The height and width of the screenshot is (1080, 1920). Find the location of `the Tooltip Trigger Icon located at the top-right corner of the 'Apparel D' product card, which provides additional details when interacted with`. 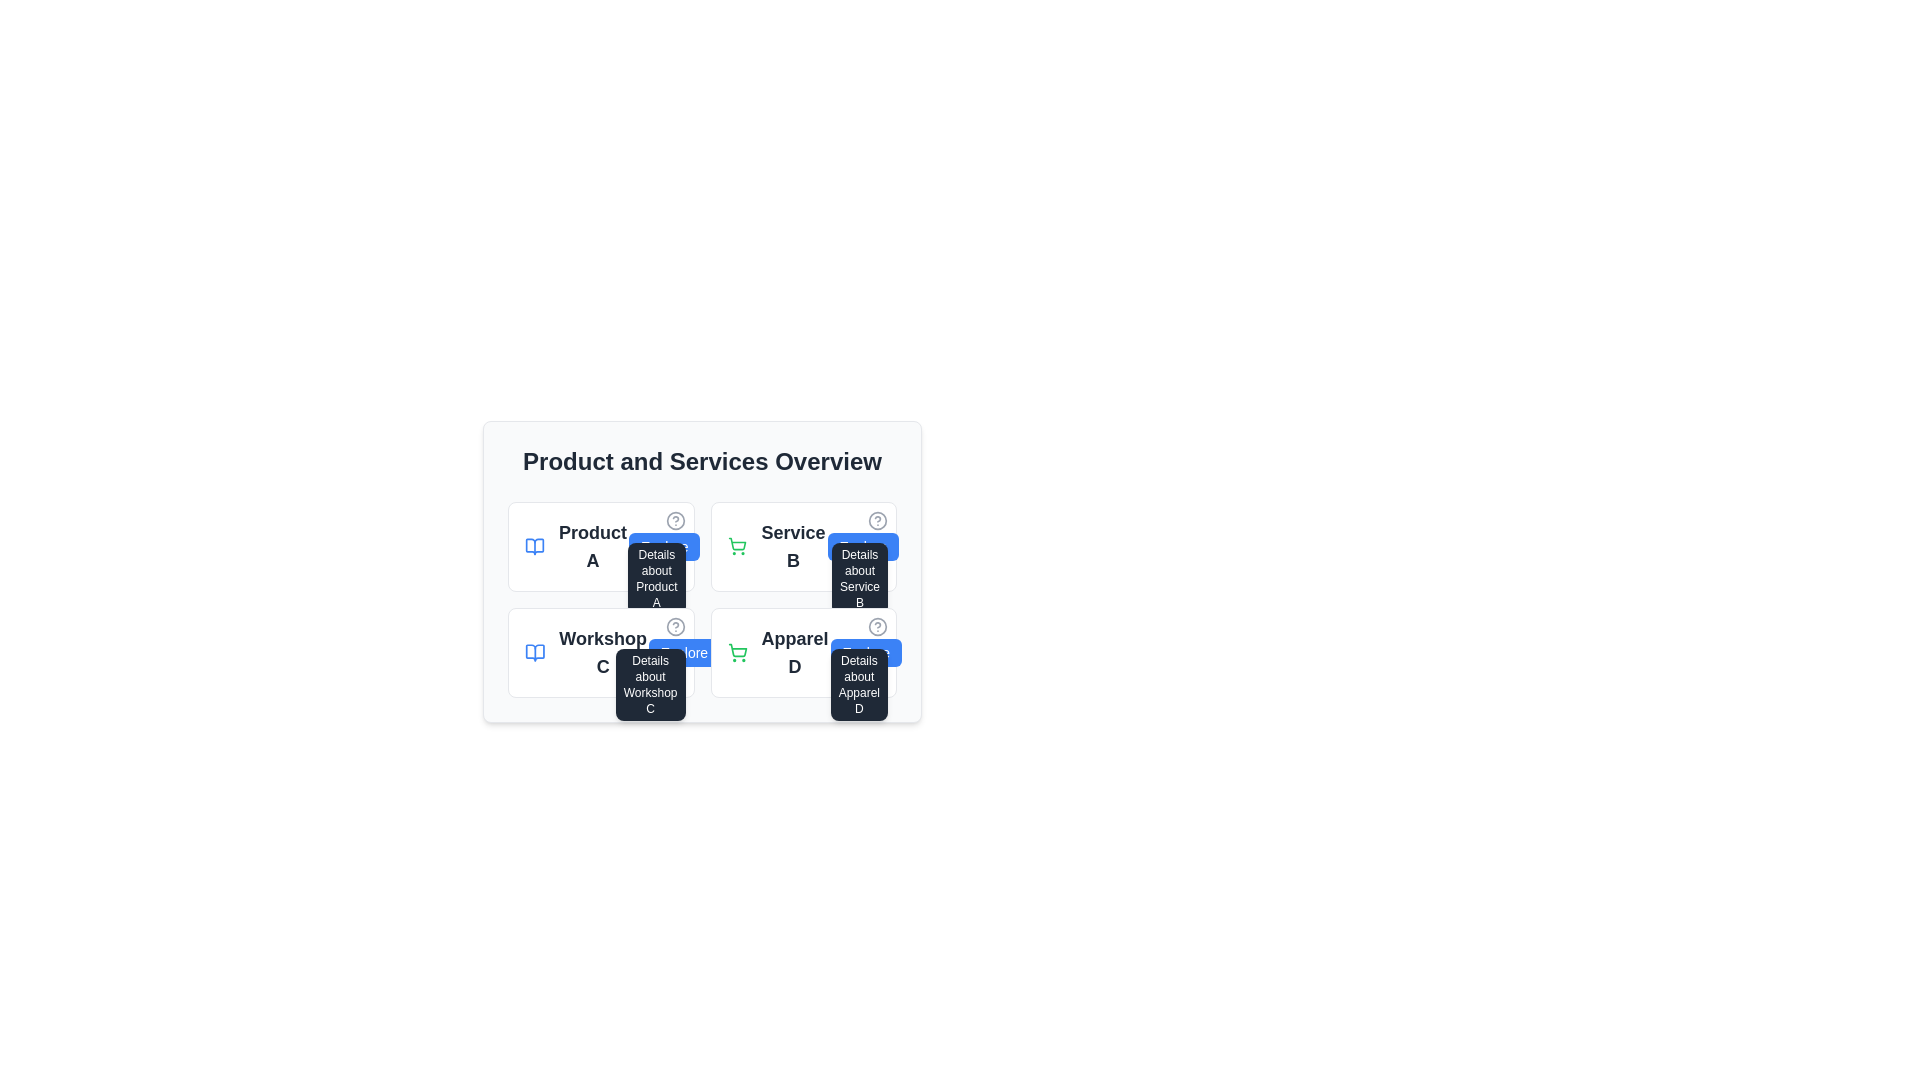

the Tooltip Trigger Icon located at the top-right corner of the 'Apparel D' product card, which provides additional details when interacted with is located at coordinates (878, 626).